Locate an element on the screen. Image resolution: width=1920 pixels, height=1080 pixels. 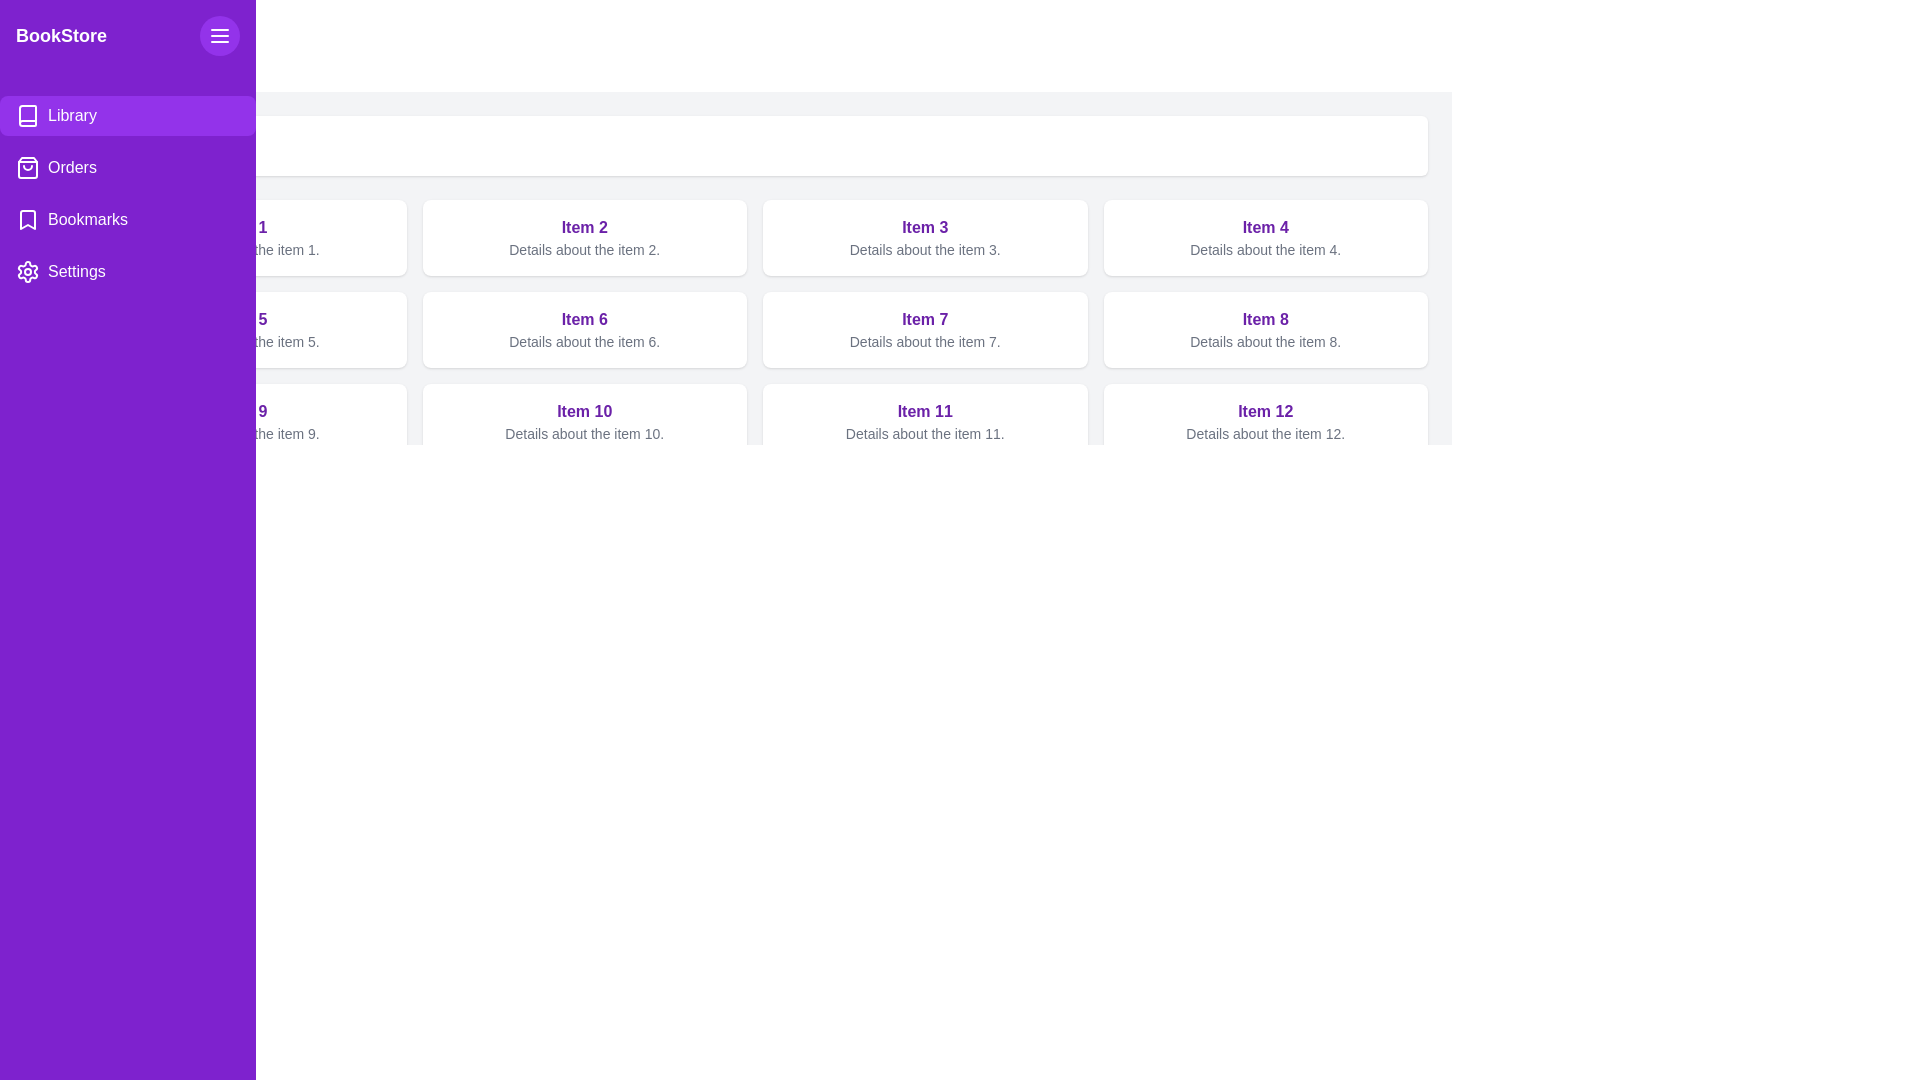
the text segment labeled 'Details about the item 12.' which is styled in light gray and located beneath the bold purple header 'Item 12' within the twelfth card of the grid layout is located at coordinates (1264, 433).